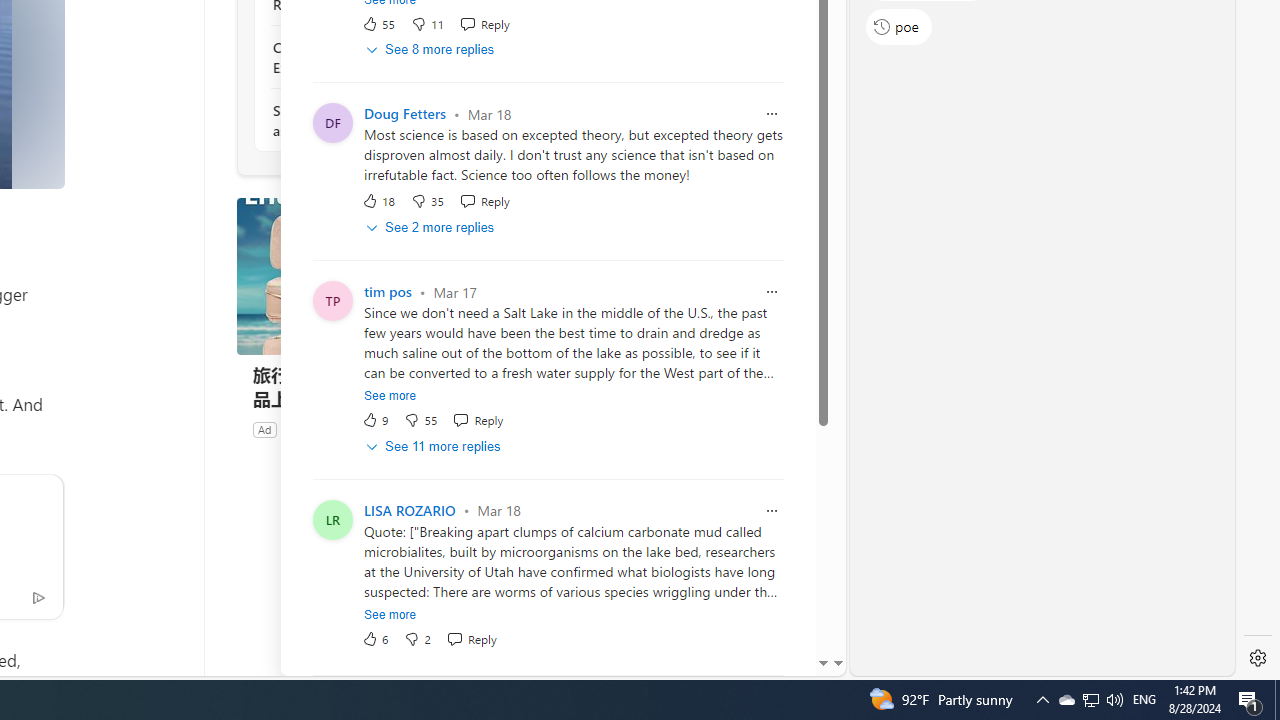  Describe the element at coordinates (431, 227) in the screenshot. I see `'See 2 more replies'` at that location.